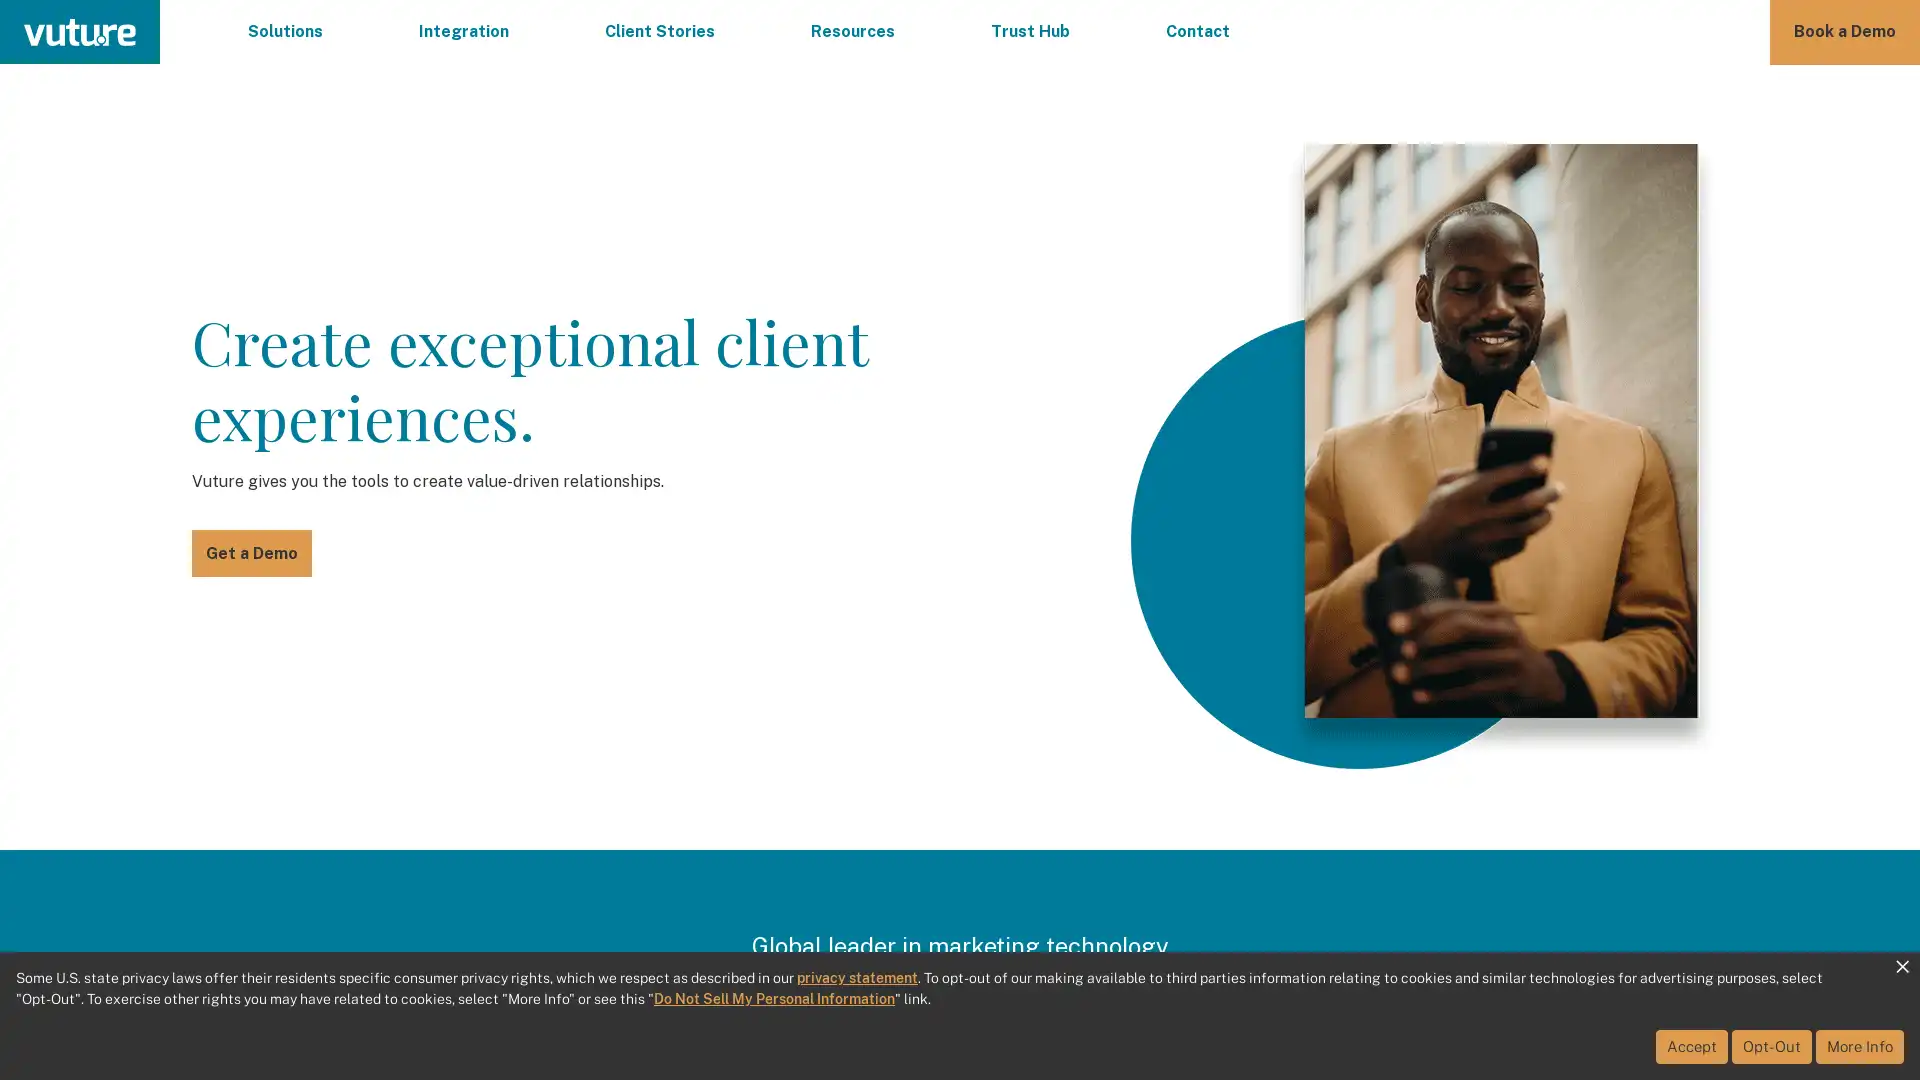 The image size is (1920, 1080). I want to click on Opt-Out, so click(1771, 1045).